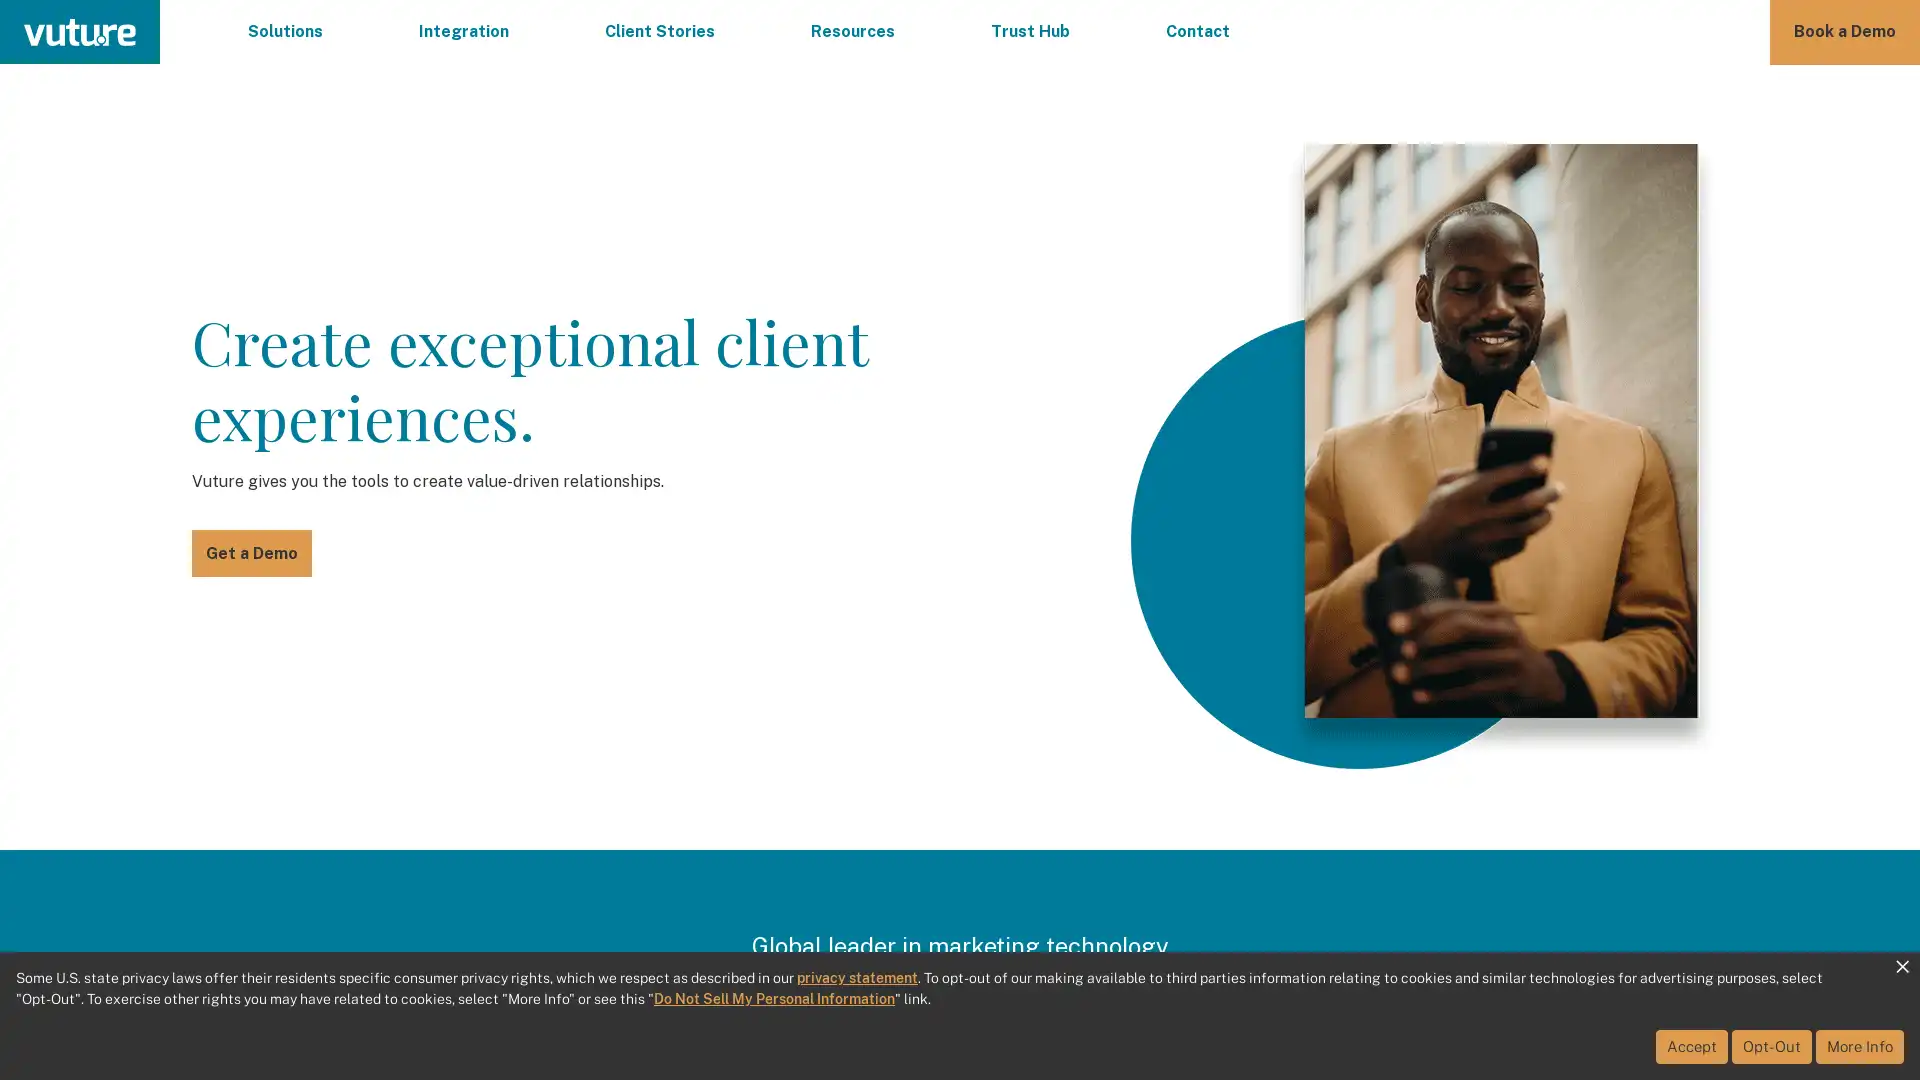 The image size is (1920, 1080). I want to click on Opt-Out, so click(1771, 1045).